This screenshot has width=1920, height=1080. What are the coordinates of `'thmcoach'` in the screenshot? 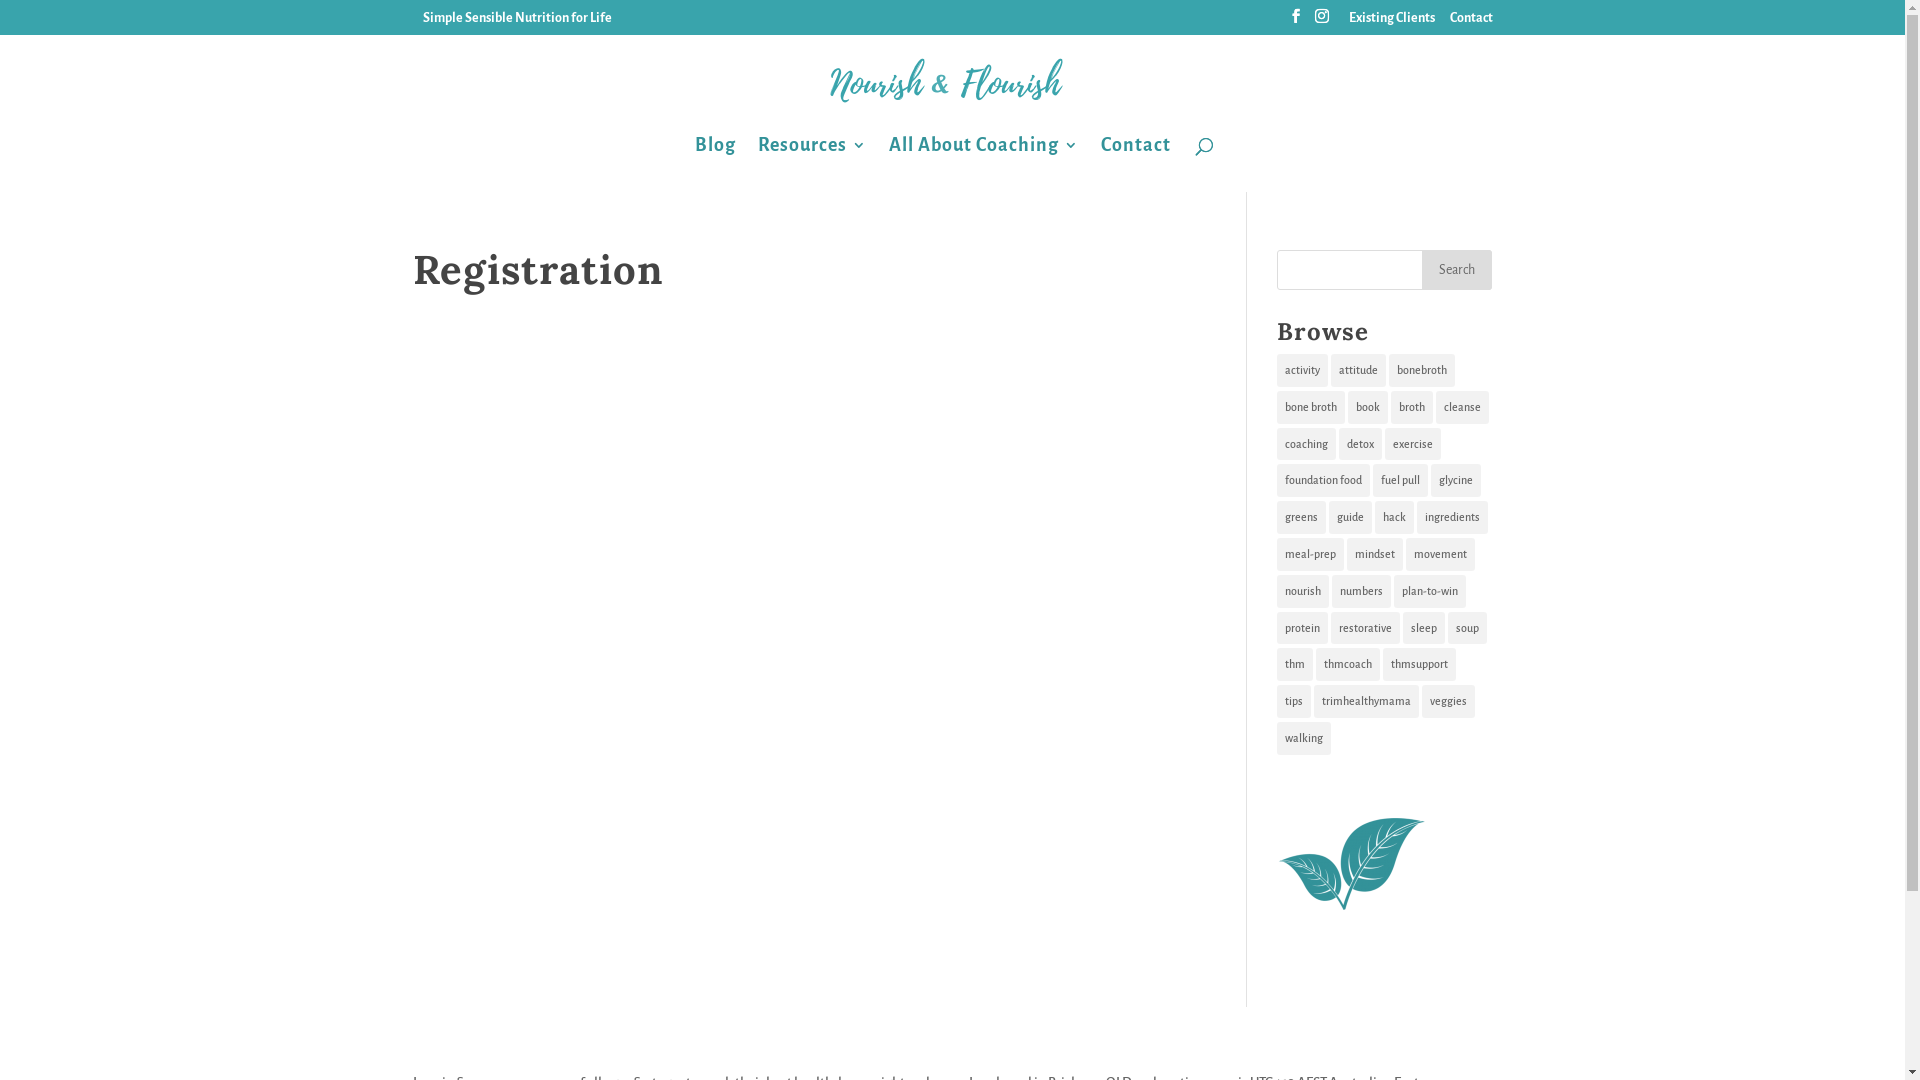 It's located at (1315, 664).